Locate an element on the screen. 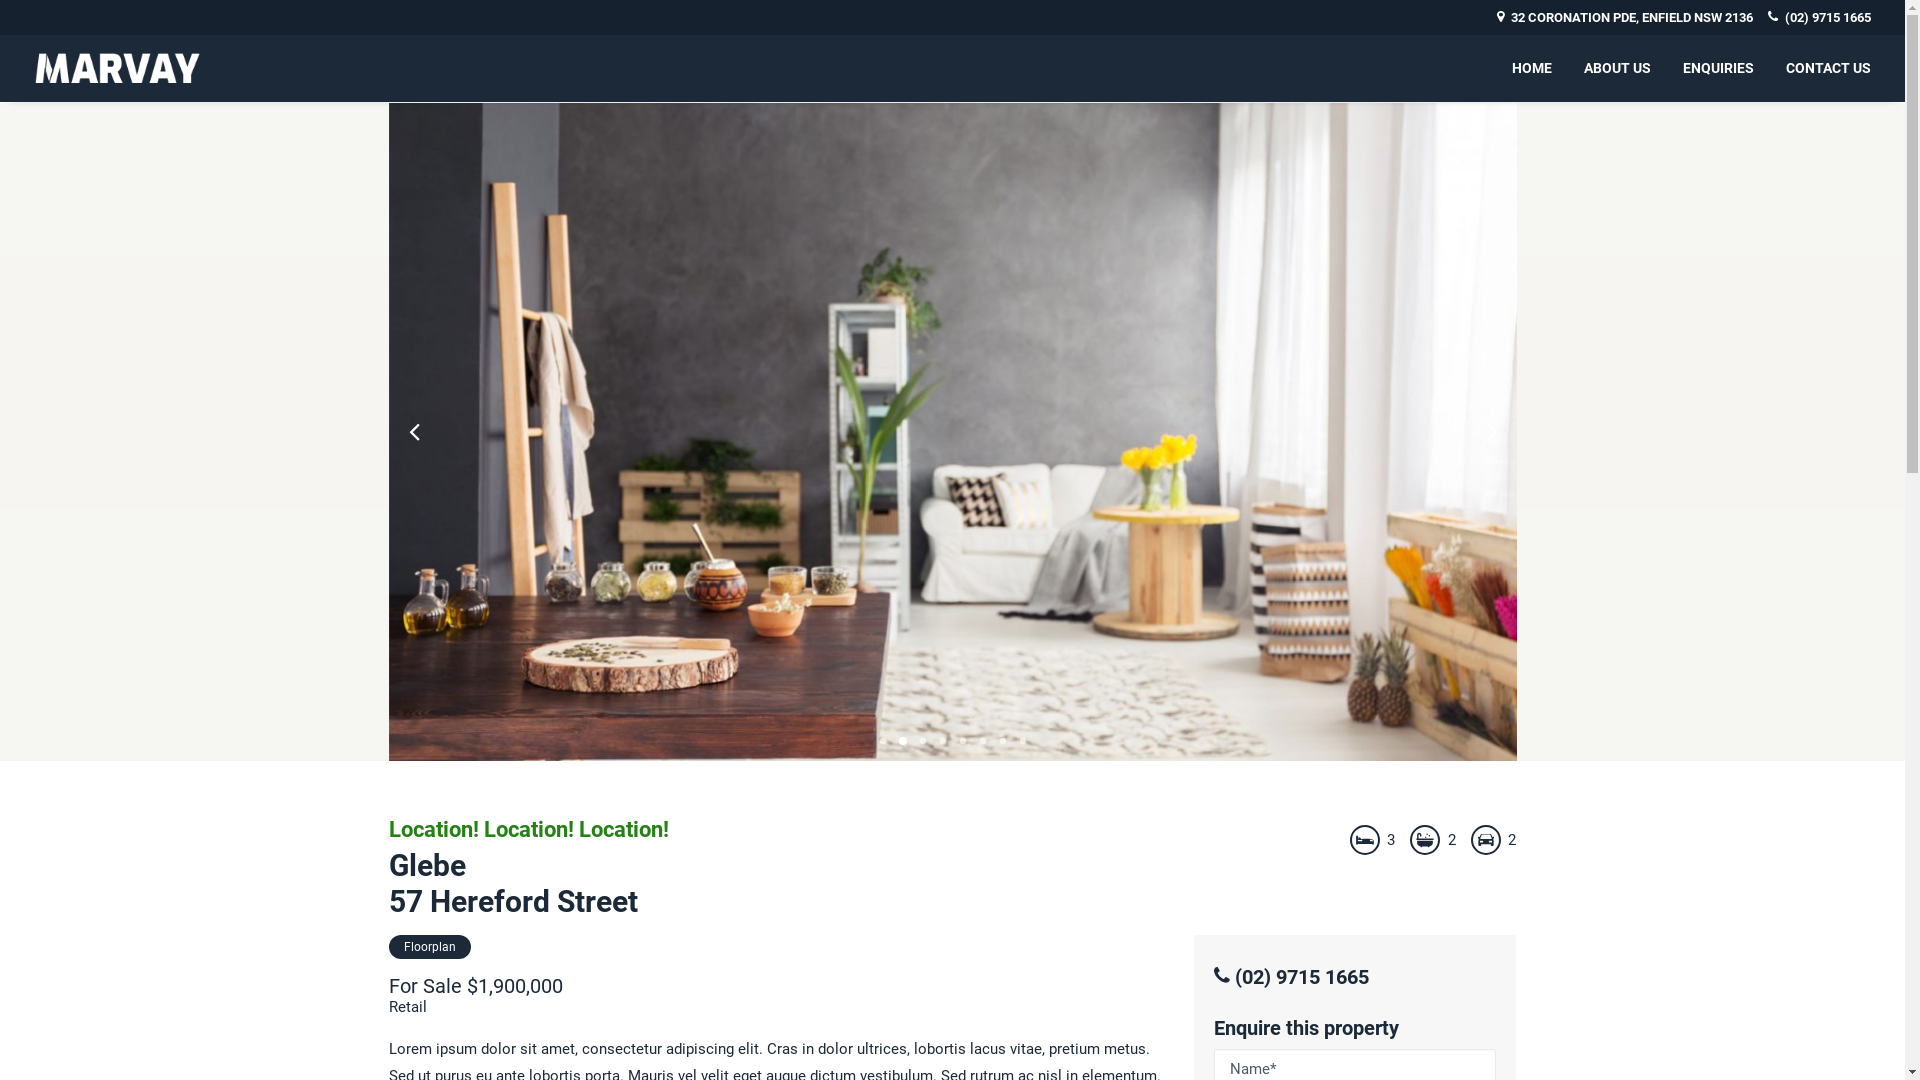  'Bedrooms' is located at coordinates (1363, 839).